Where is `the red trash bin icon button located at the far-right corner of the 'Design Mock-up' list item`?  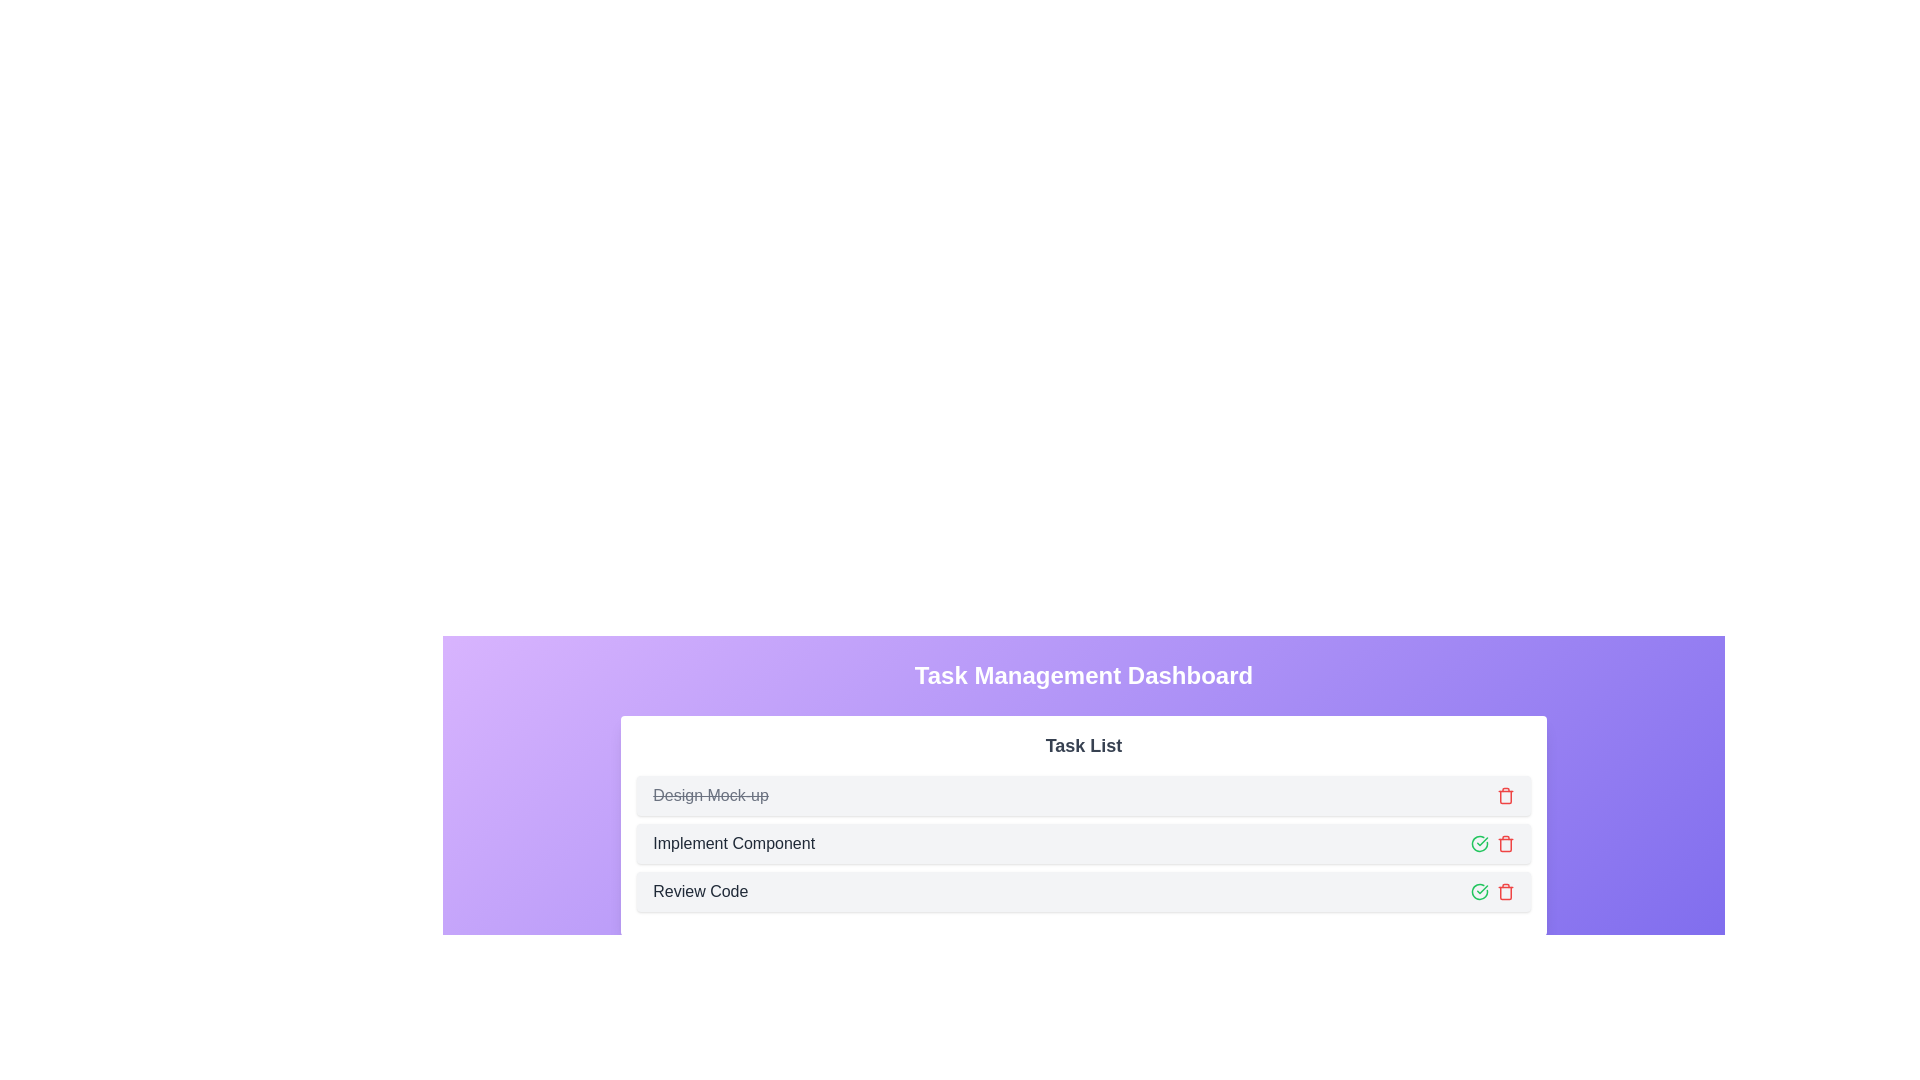 the red trash bin icon button located at the far-right corner of the 'Design Mock-up' list item is located at coordinates (1505, 794).